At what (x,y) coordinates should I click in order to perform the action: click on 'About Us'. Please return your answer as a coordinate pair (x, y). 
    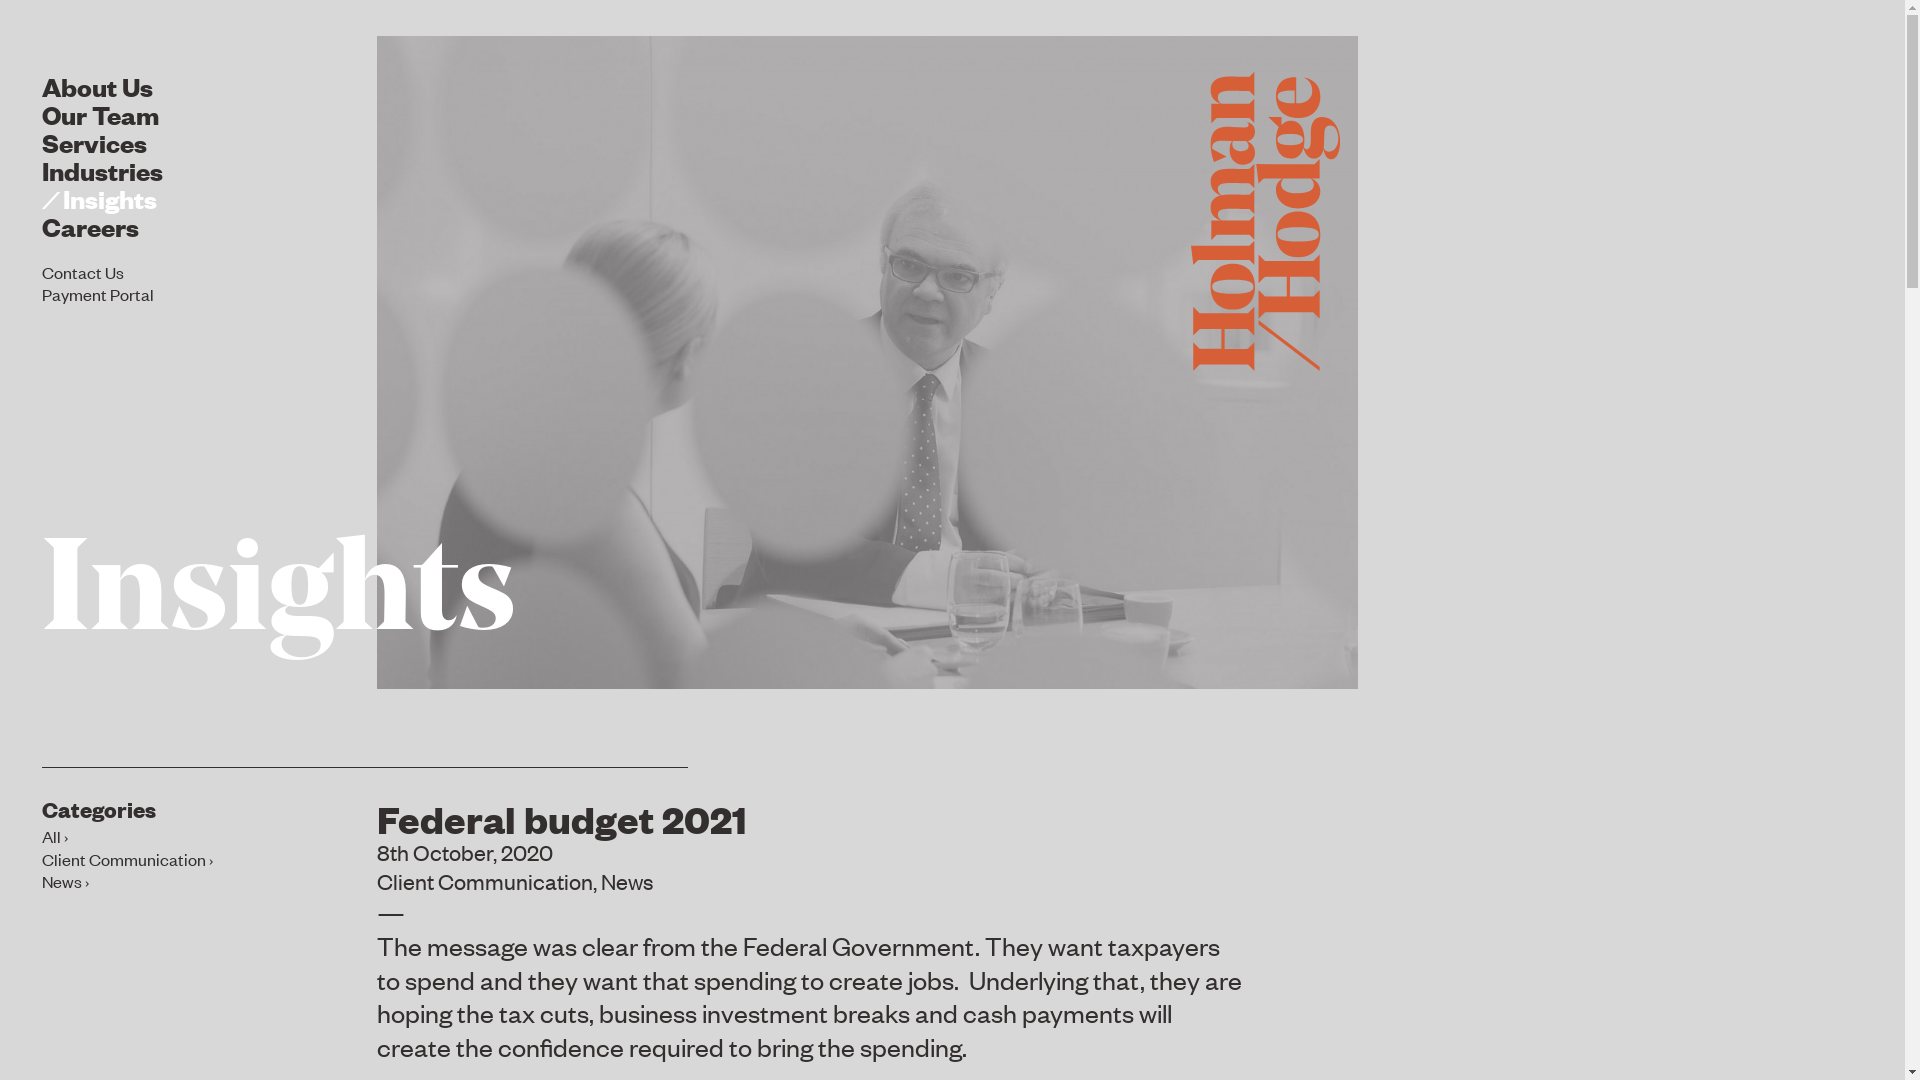
    Looking at the image, I should click on (96, 84).